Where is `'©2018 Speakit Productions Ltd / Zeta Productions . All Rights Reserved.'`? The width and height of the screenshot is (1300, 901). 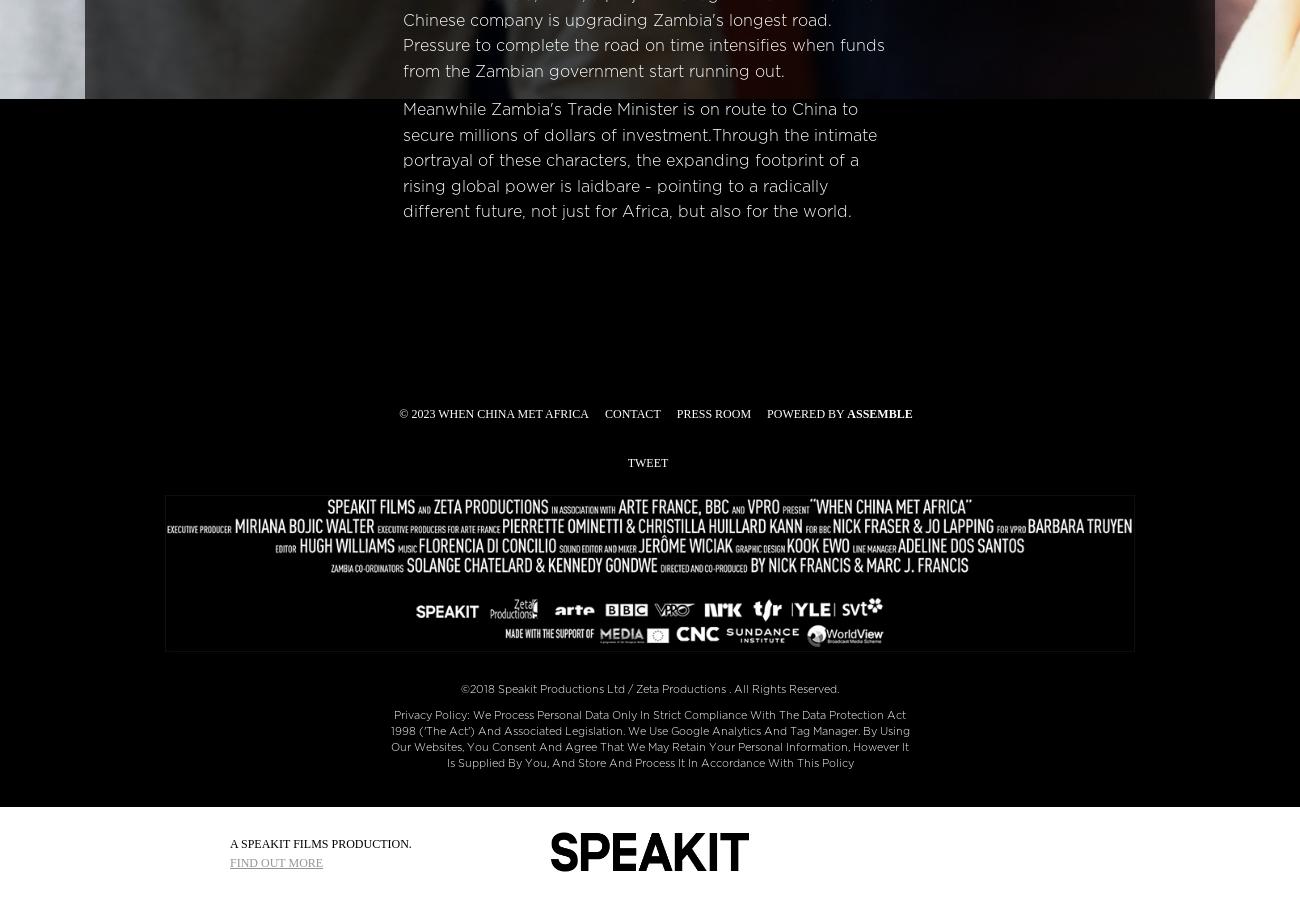
'©2018 Speakit Productions Ltd / Zeta Productions . All Rights Reserved.' is located at coordinates (650, 688).